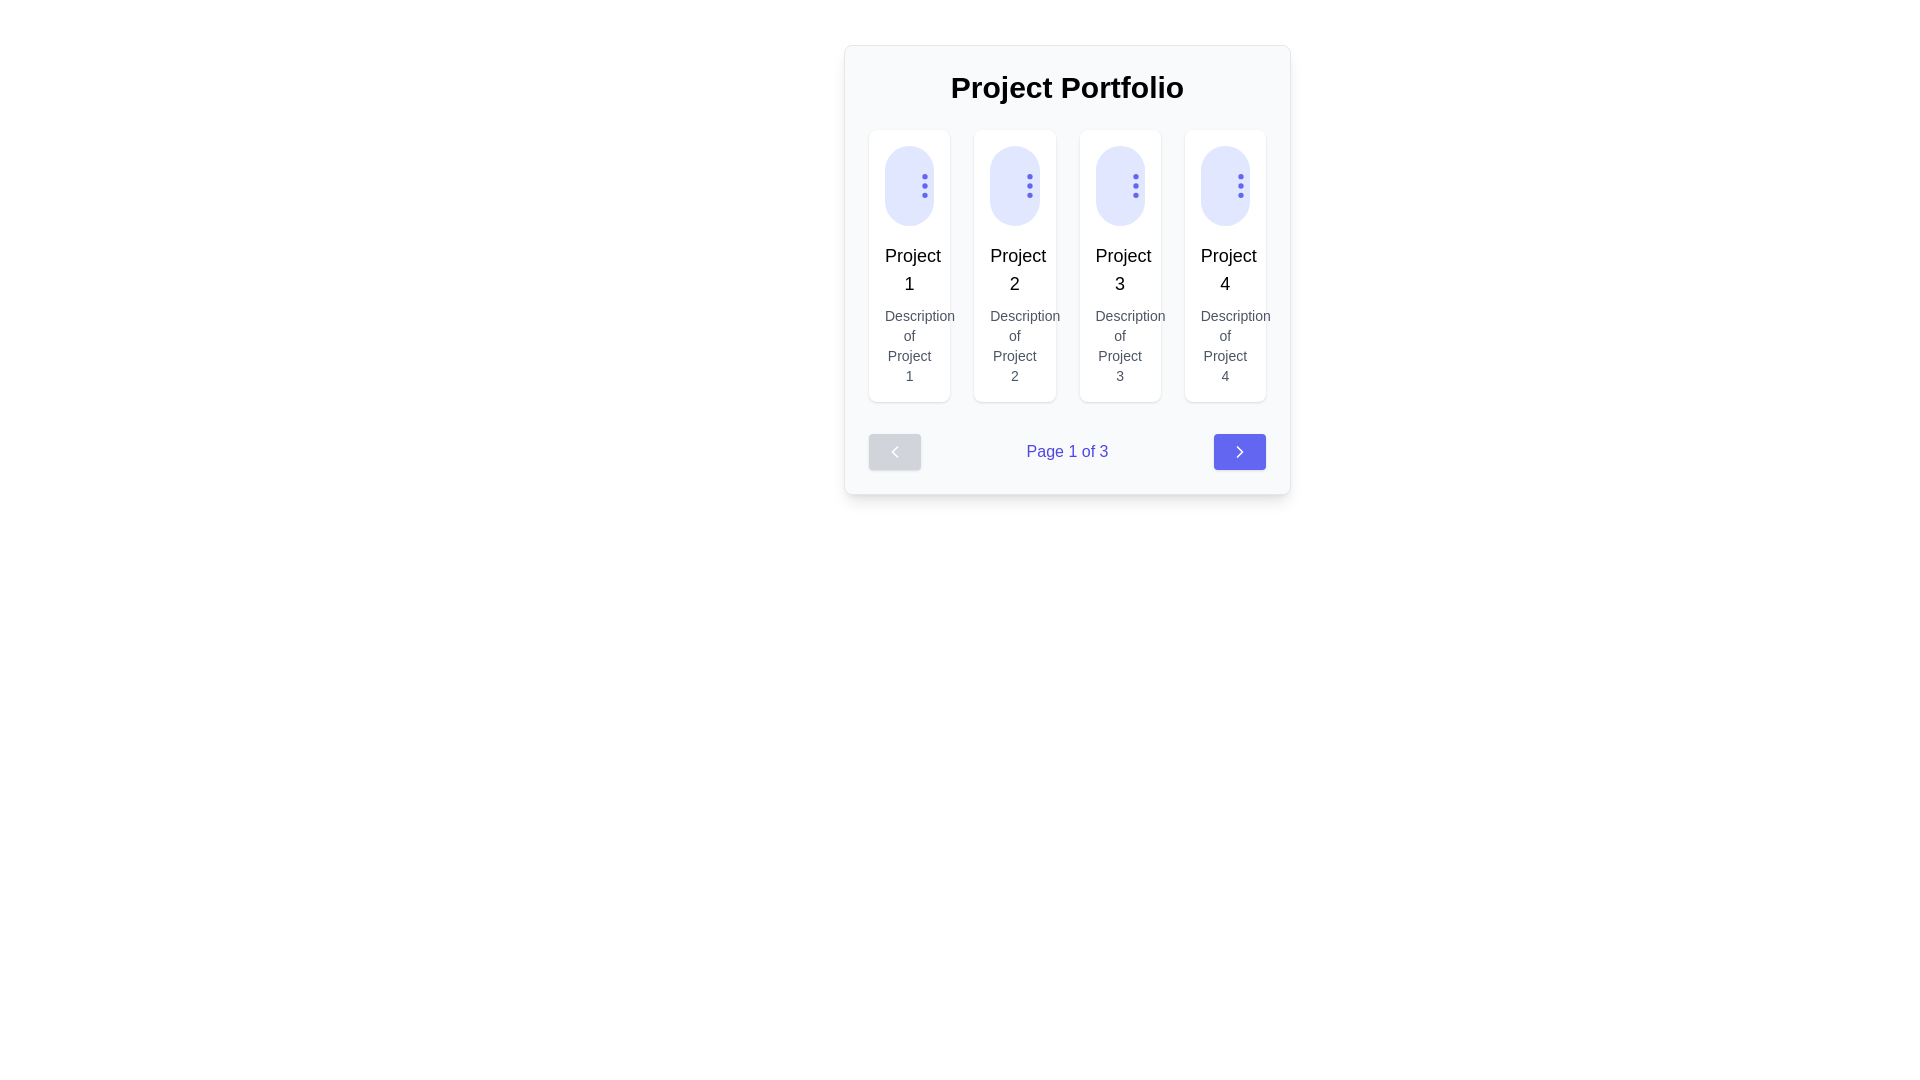  Describe the element at coordinates (1014, 265) in the screenshot. I see `the 'Project 2' card to highlight it, which is the second card in a row of four cards displayed horizontally` at that location.